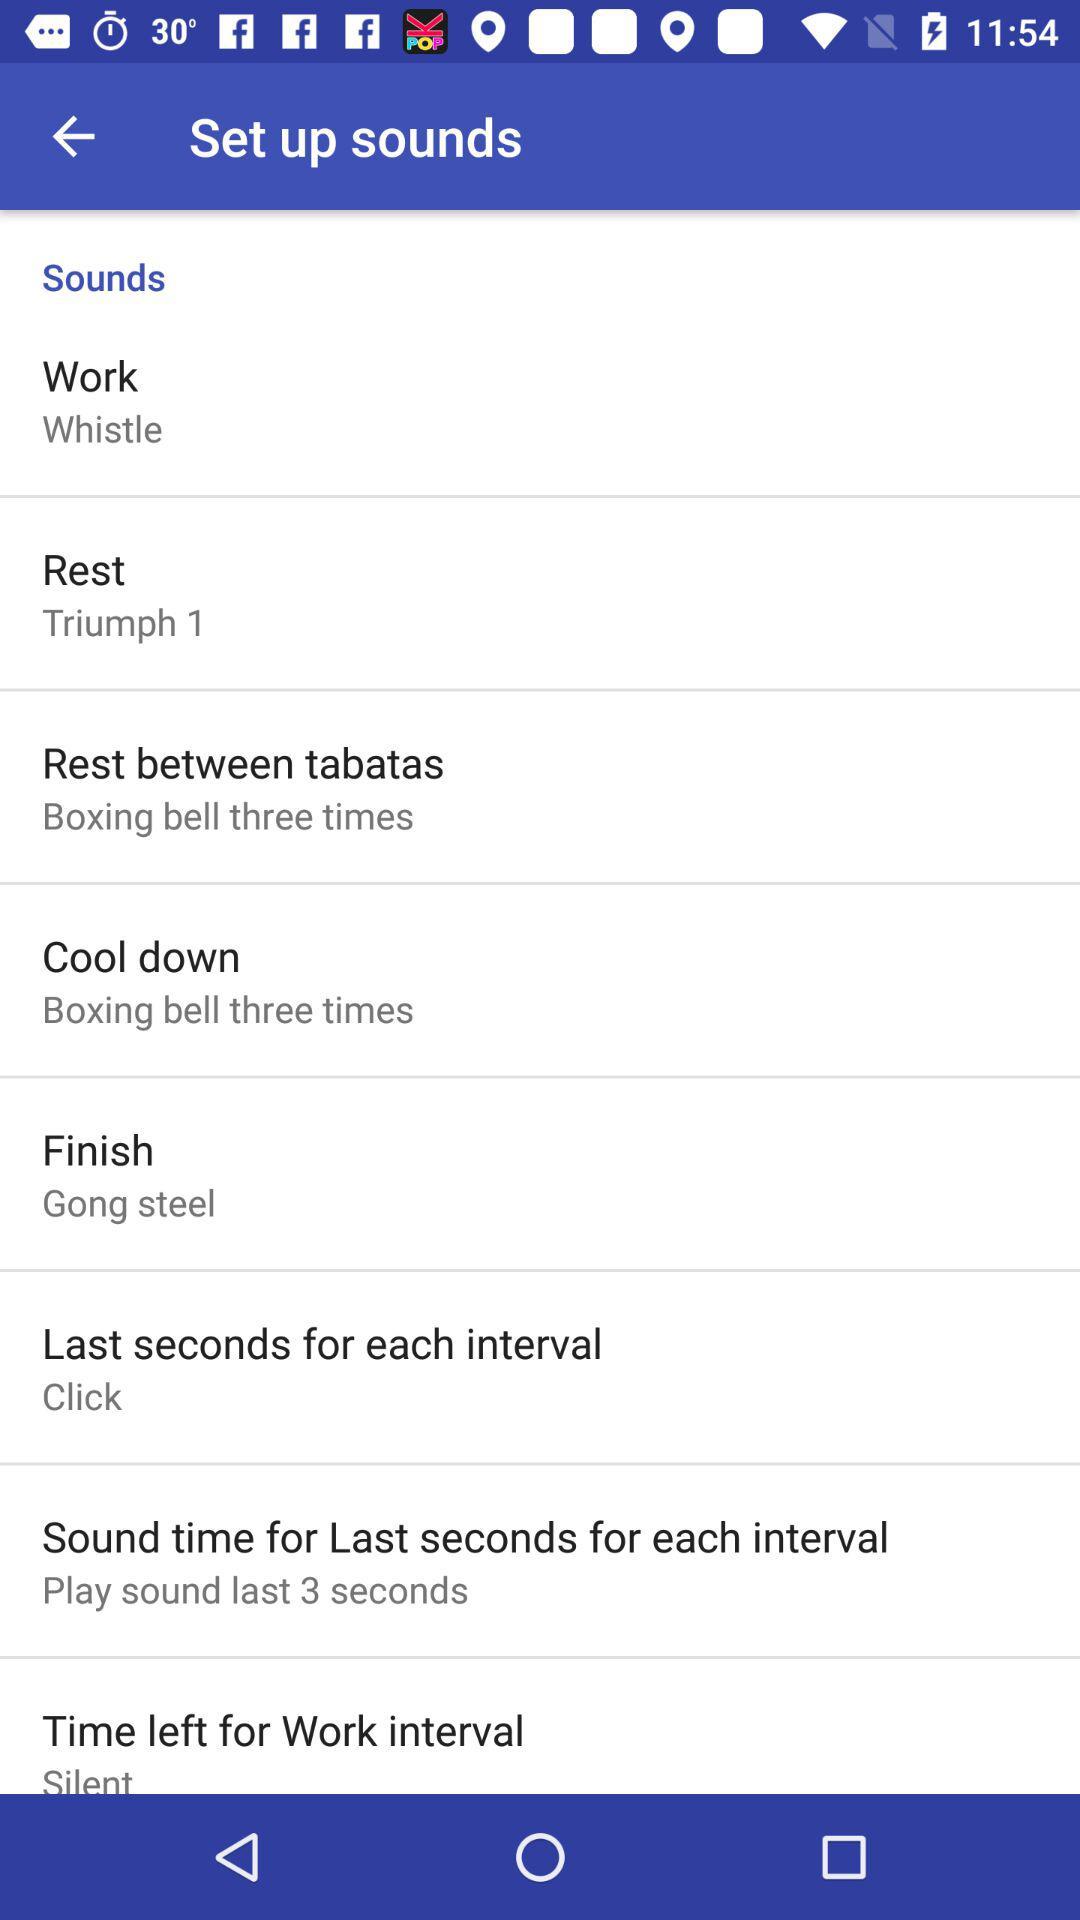  Describe the element at coordinates (72, 135) in the screenshot. I see `the icon next to the set up sounds` at that location.